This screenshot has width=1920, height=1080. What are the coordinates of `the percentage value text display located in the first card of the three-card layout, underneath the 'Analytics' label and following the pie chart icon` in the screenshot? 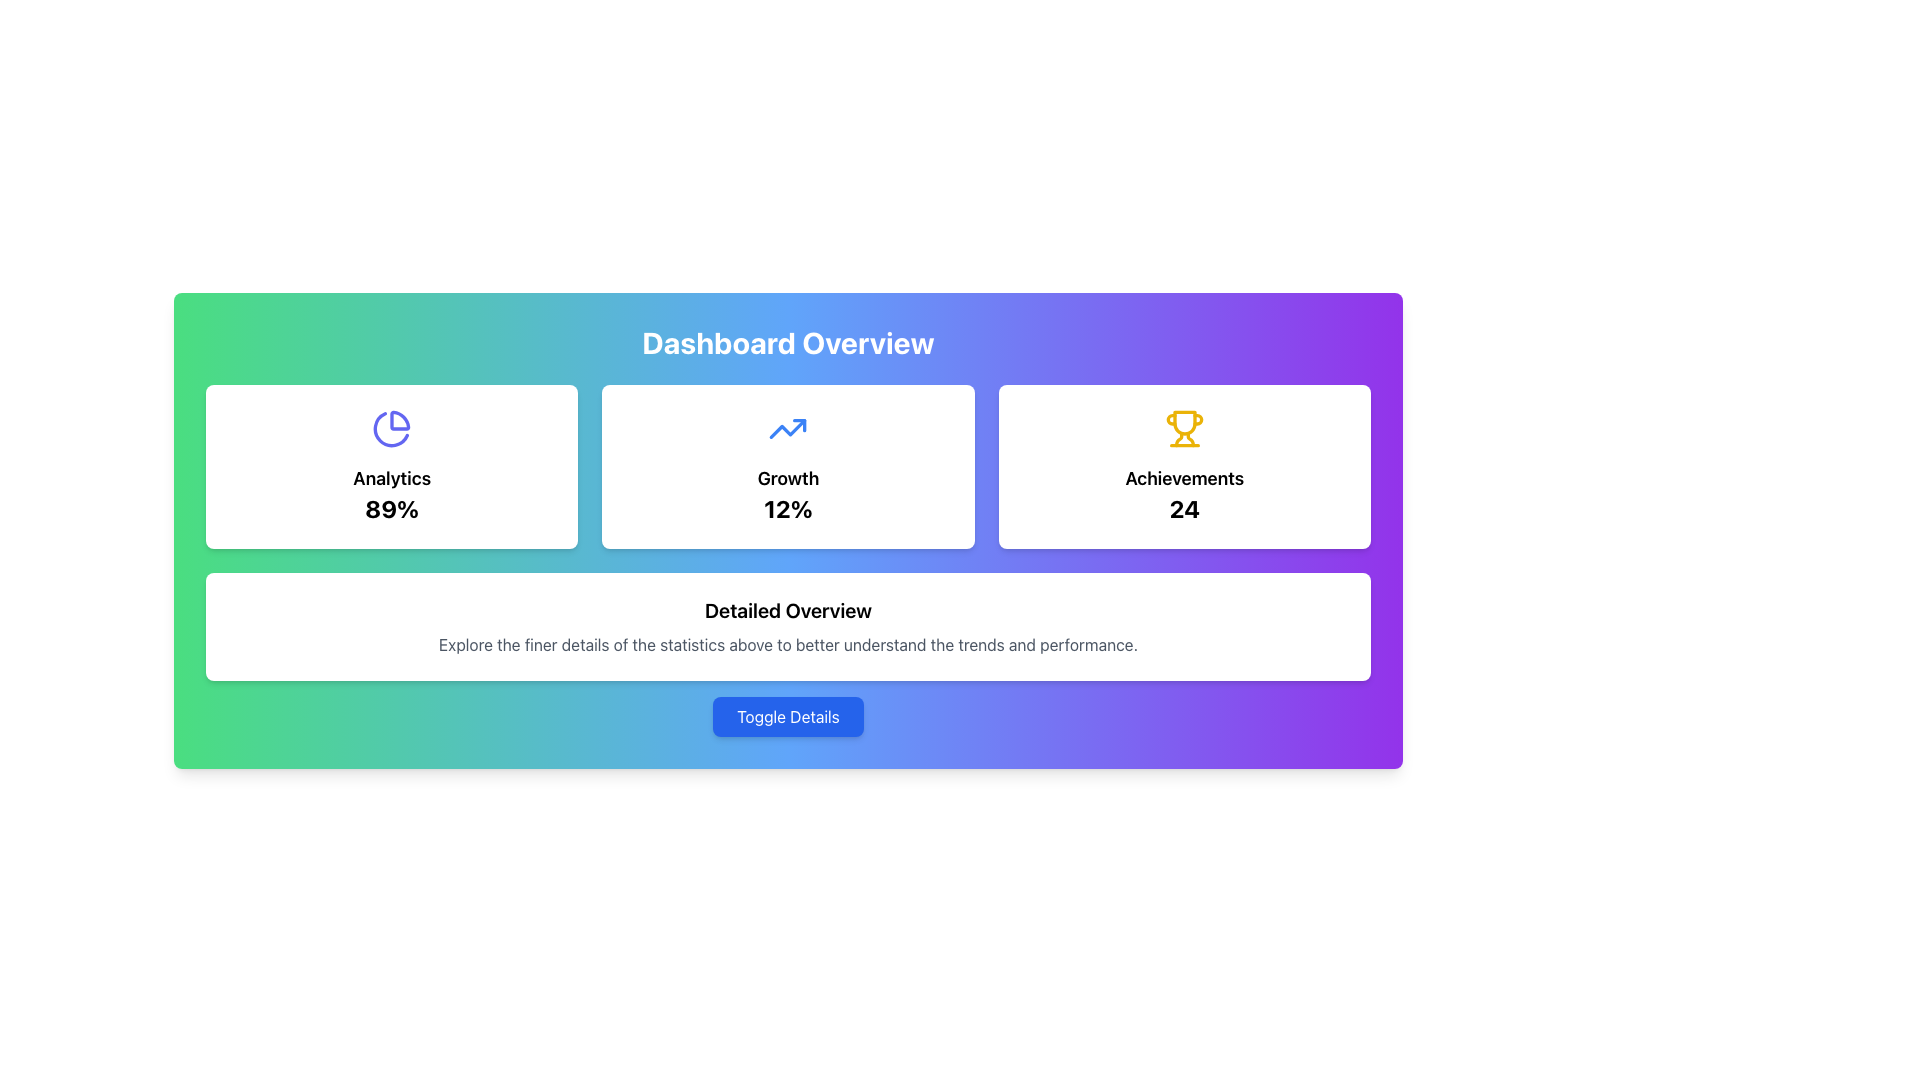 It's located at (392, 508).